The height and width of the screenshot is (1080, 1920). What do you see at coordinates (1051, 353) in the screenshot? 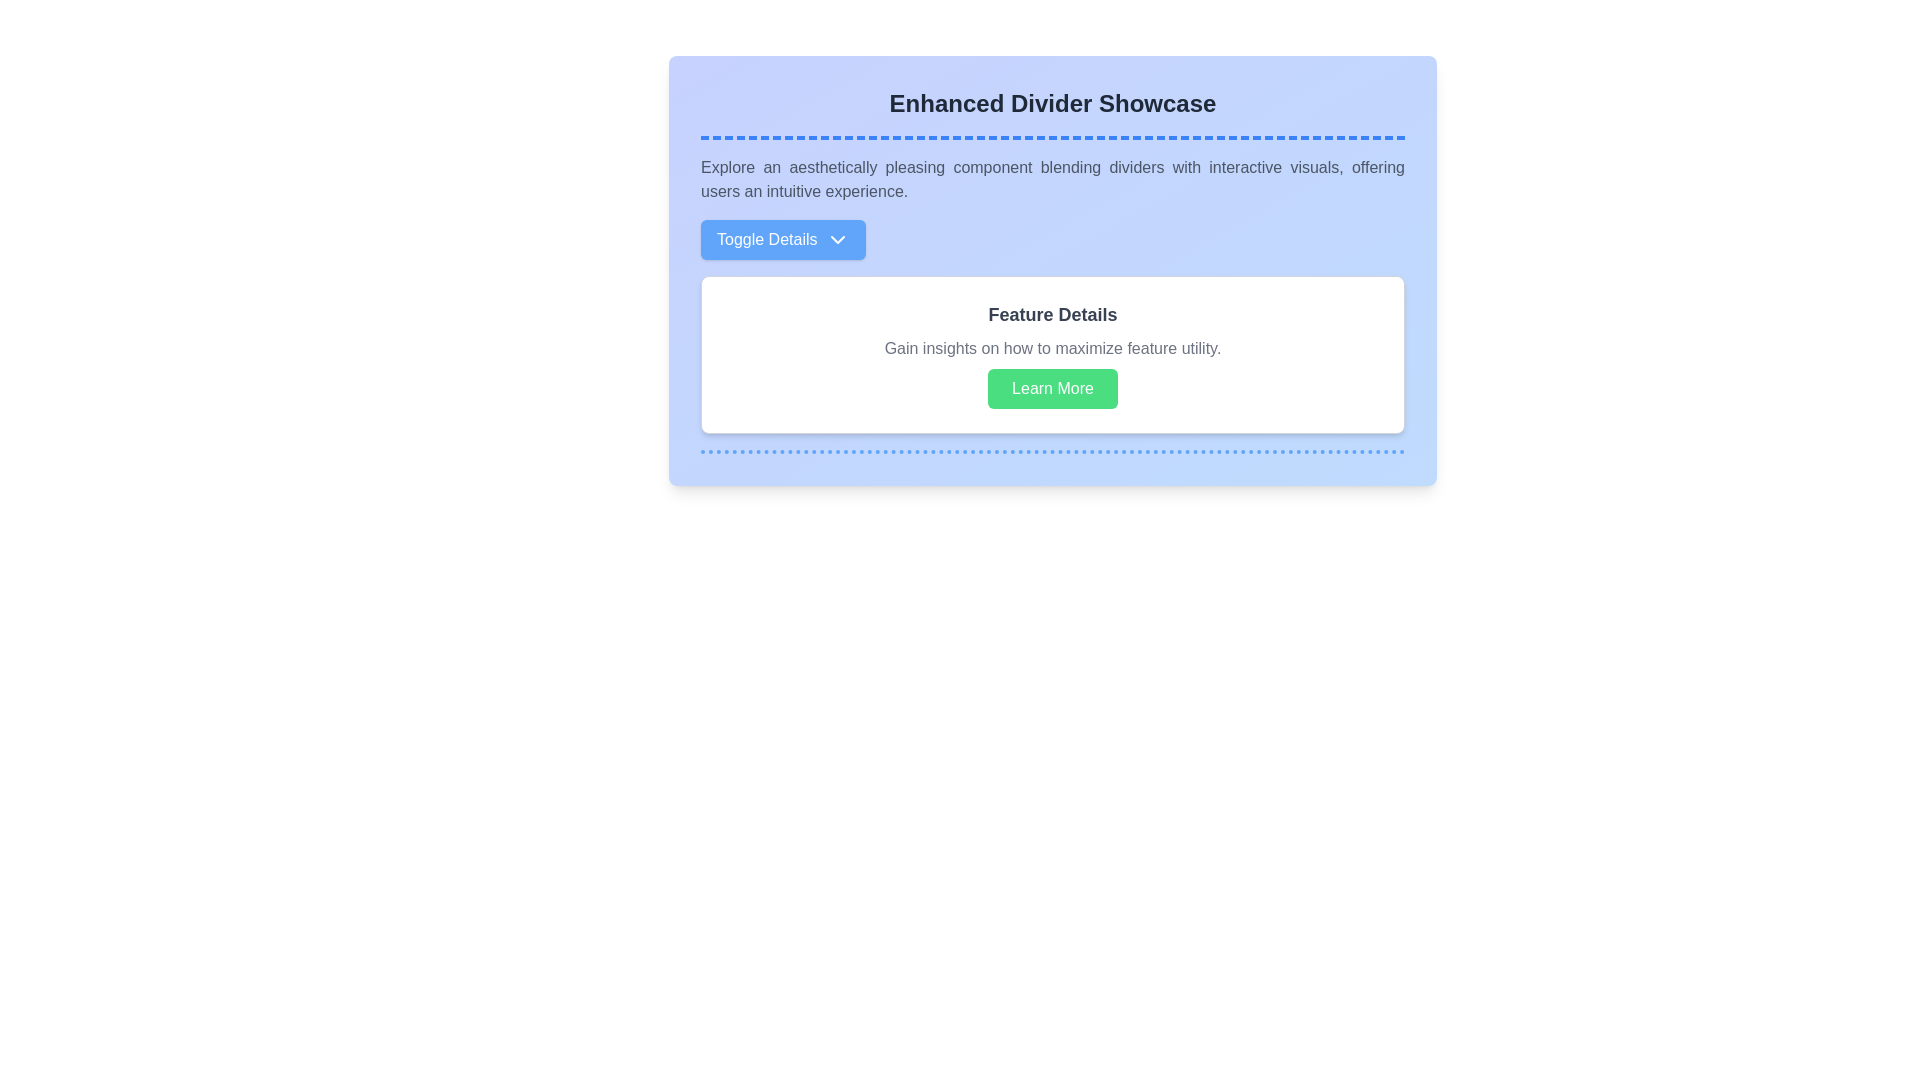
I see `the 'Learn More' button in the 'Feature Details' section` at bounding box center [1051, 353].